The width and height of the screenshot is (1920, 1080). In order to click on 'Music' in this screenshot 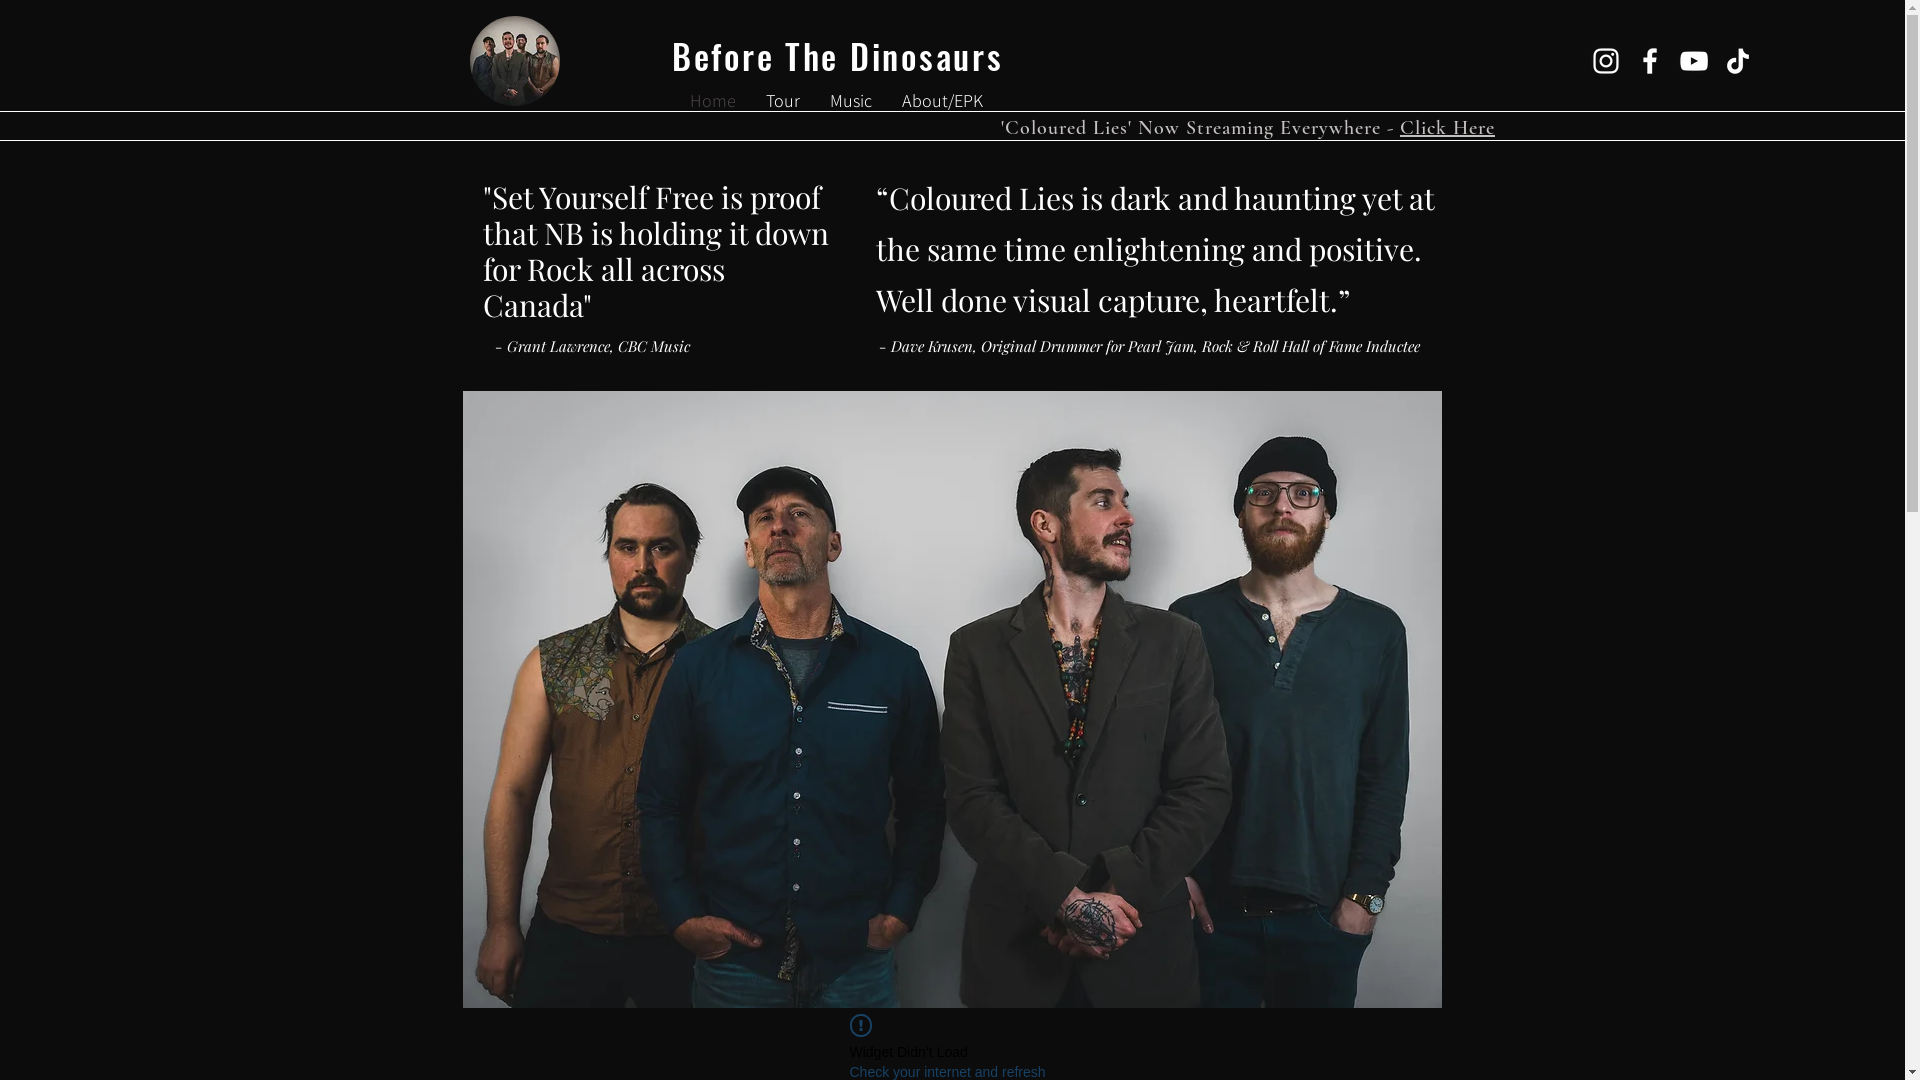, I will do `click(850, 100)`.